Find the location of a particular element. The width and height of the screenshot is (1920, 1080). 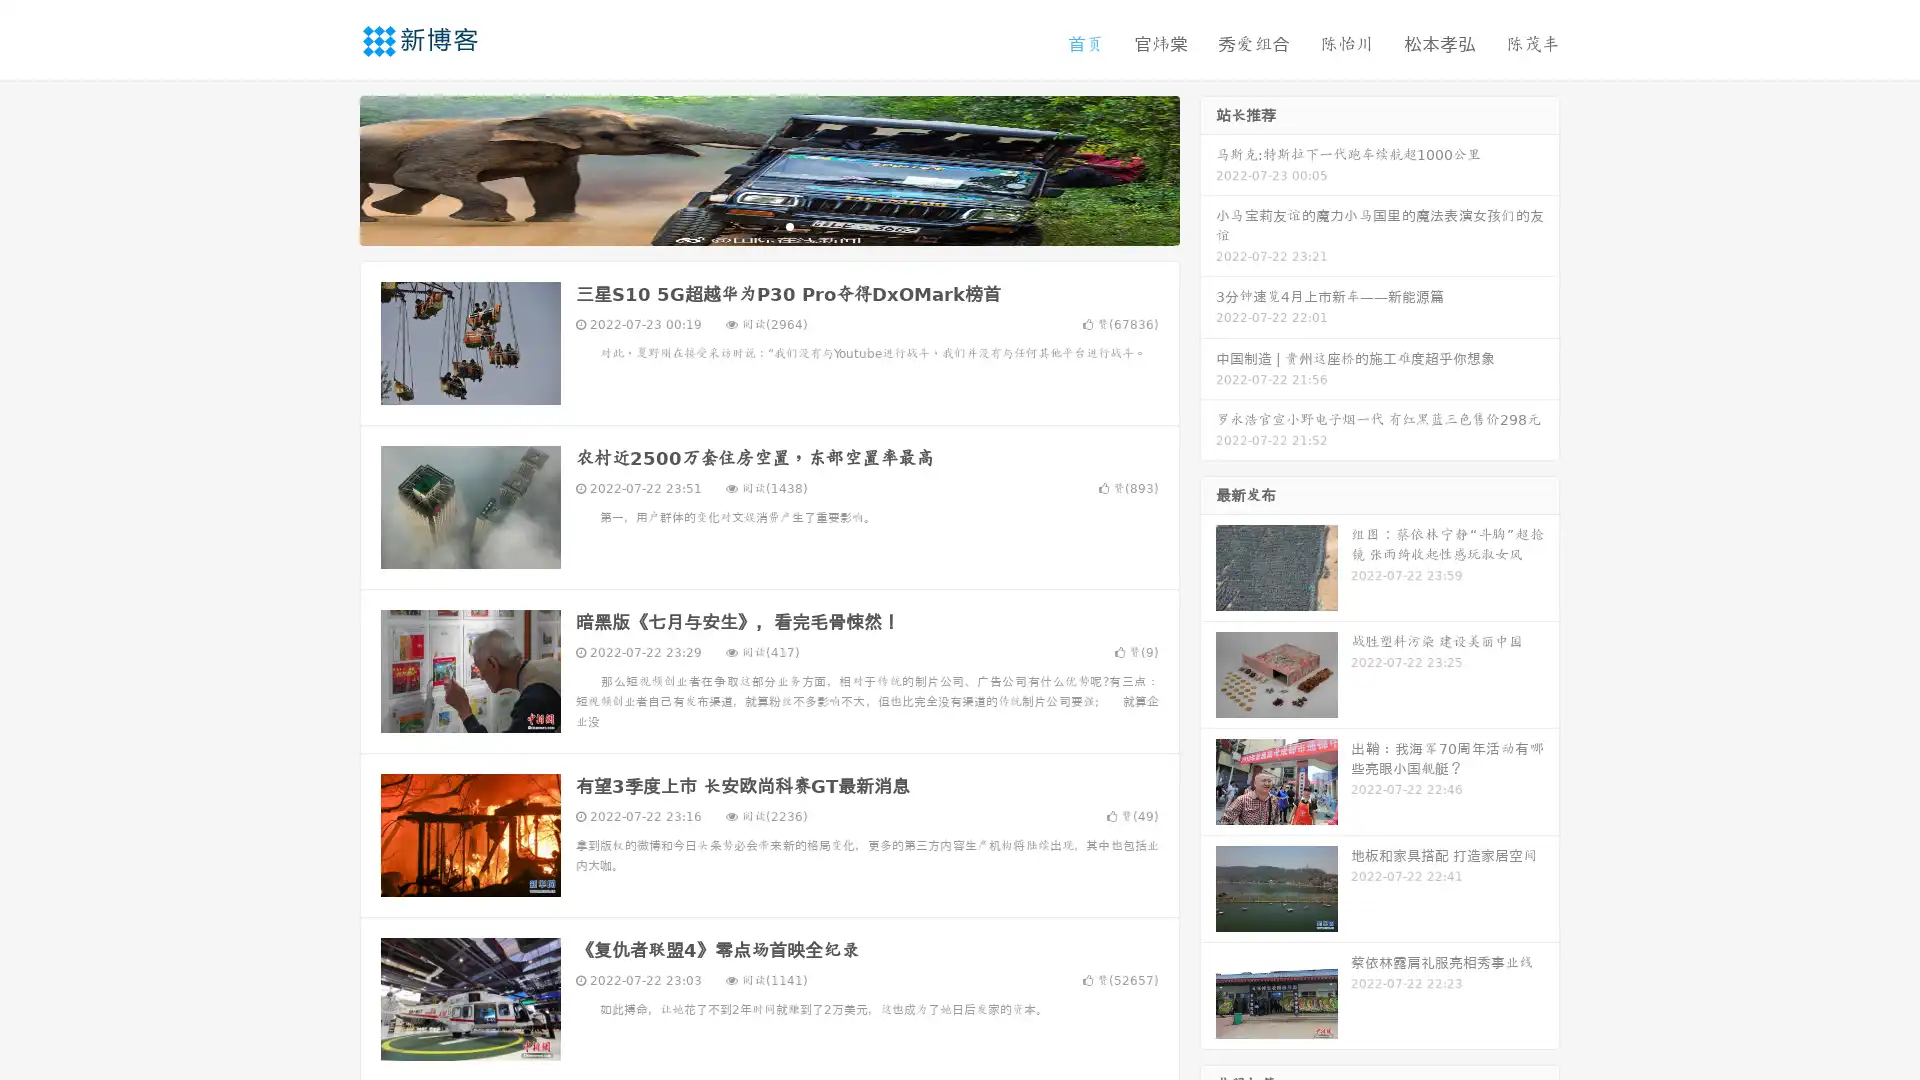

Next slide is located at coordinates (1208, 168).